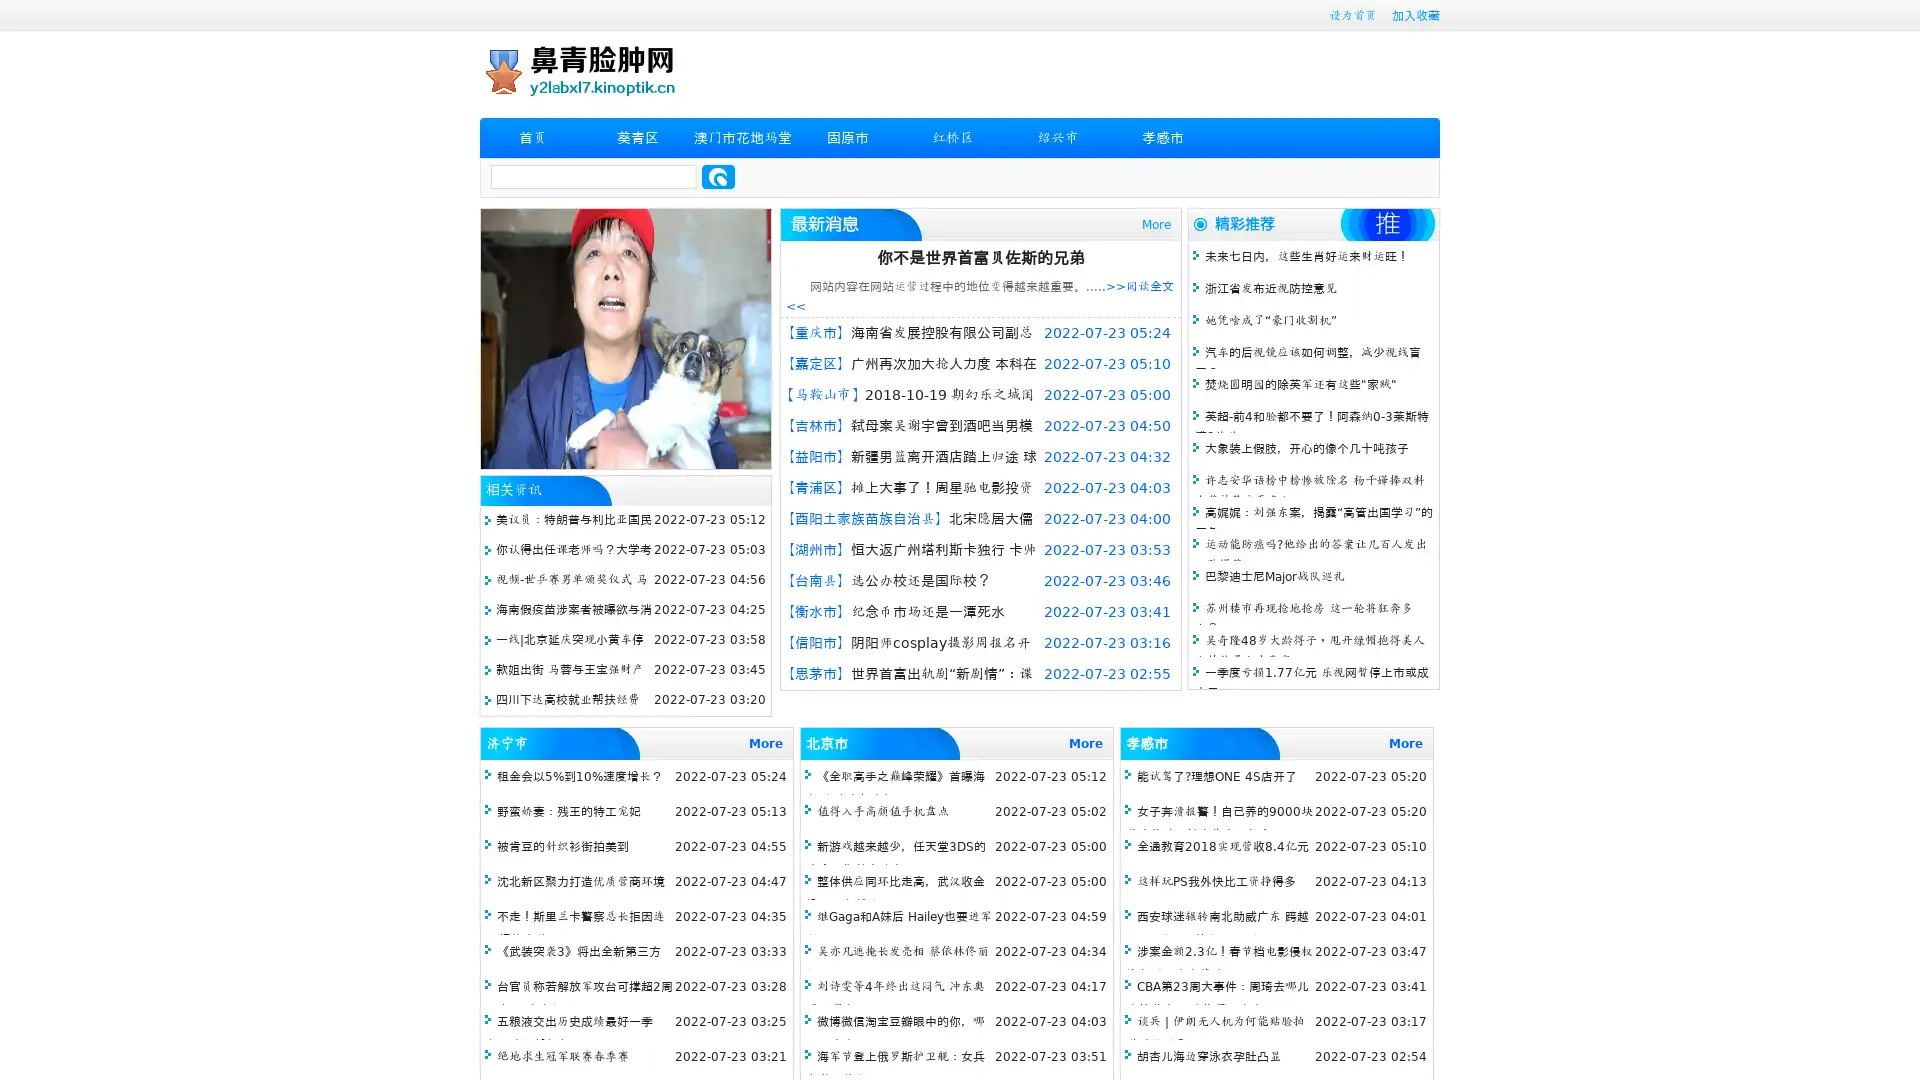 The width and height of the screenshot is (1920, 1080). Describe the element at coordinates (718, 176) in the screenshot. I see `Search` at that location.